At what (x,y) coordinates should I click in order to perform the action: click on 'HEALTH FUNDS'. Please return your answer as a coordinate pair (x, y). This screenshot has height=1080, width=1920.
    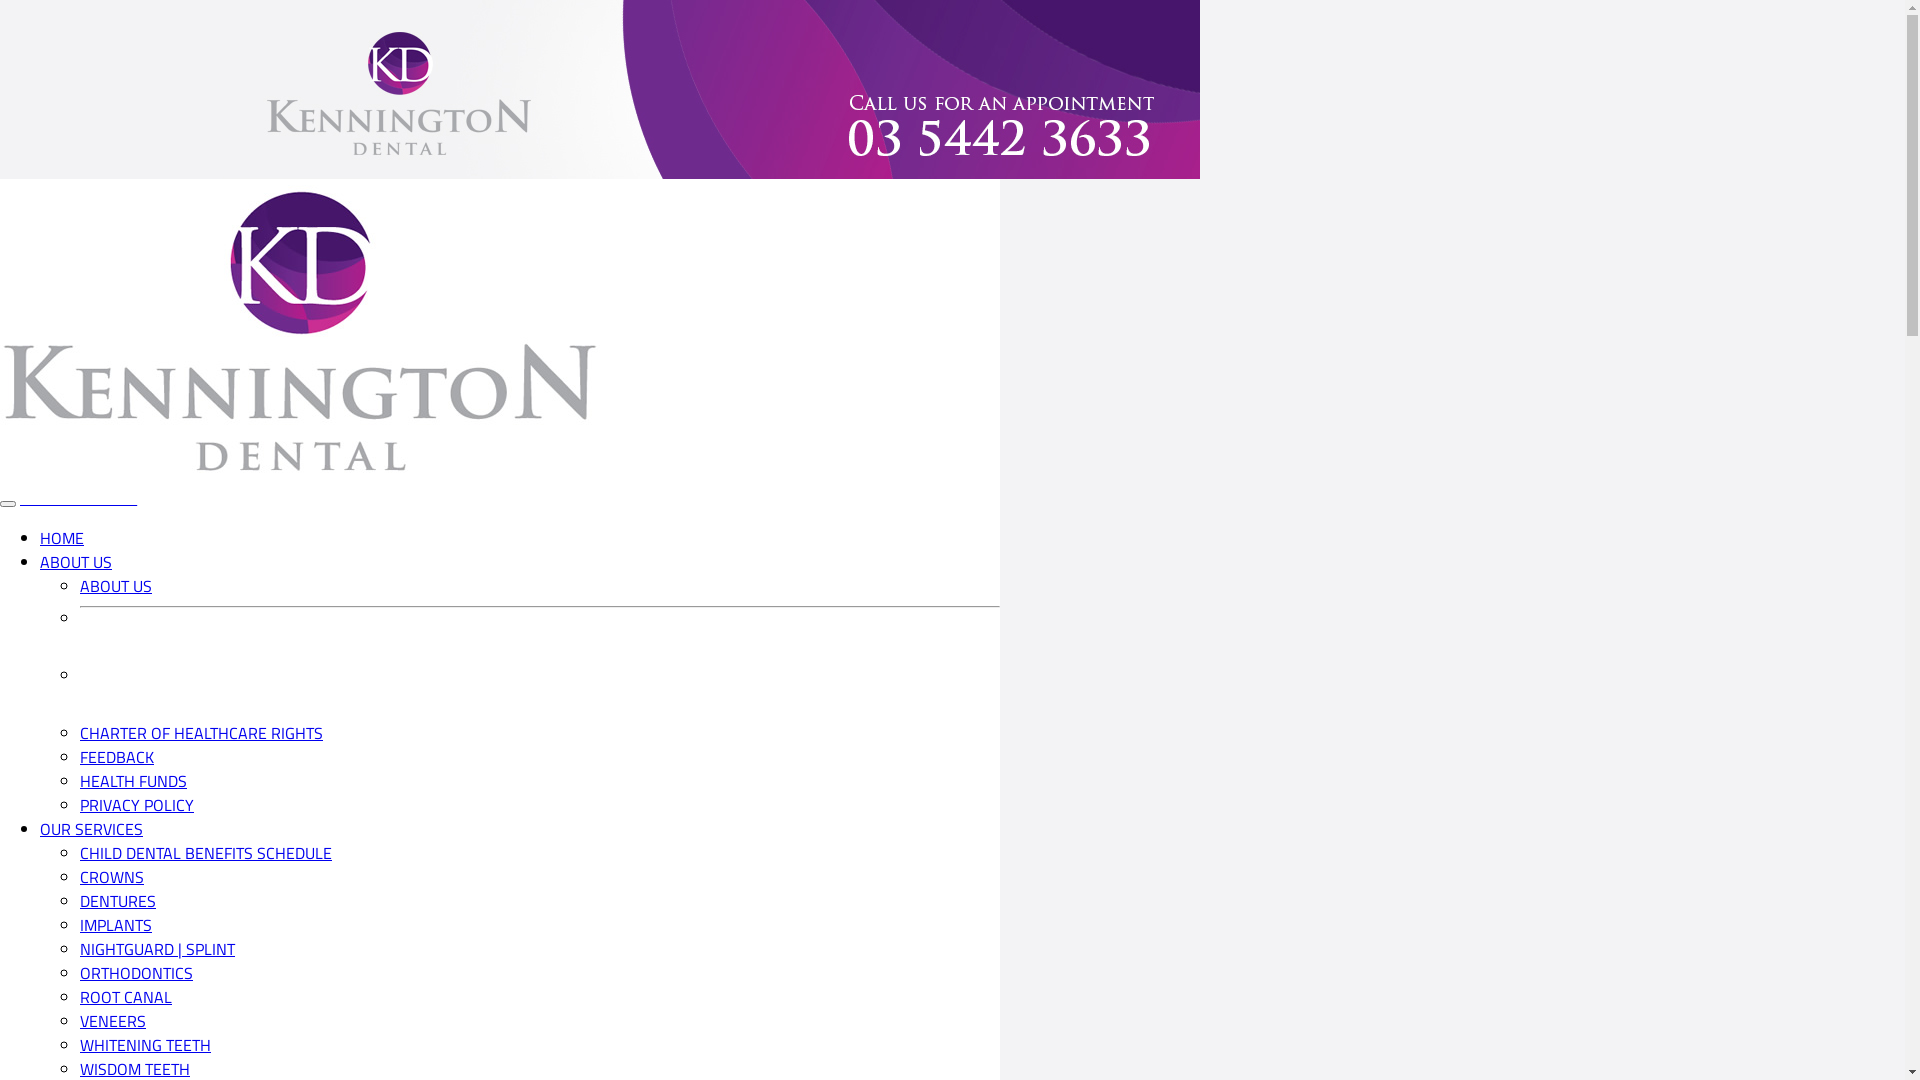
    Looking at the image, I should click on (132, 779).